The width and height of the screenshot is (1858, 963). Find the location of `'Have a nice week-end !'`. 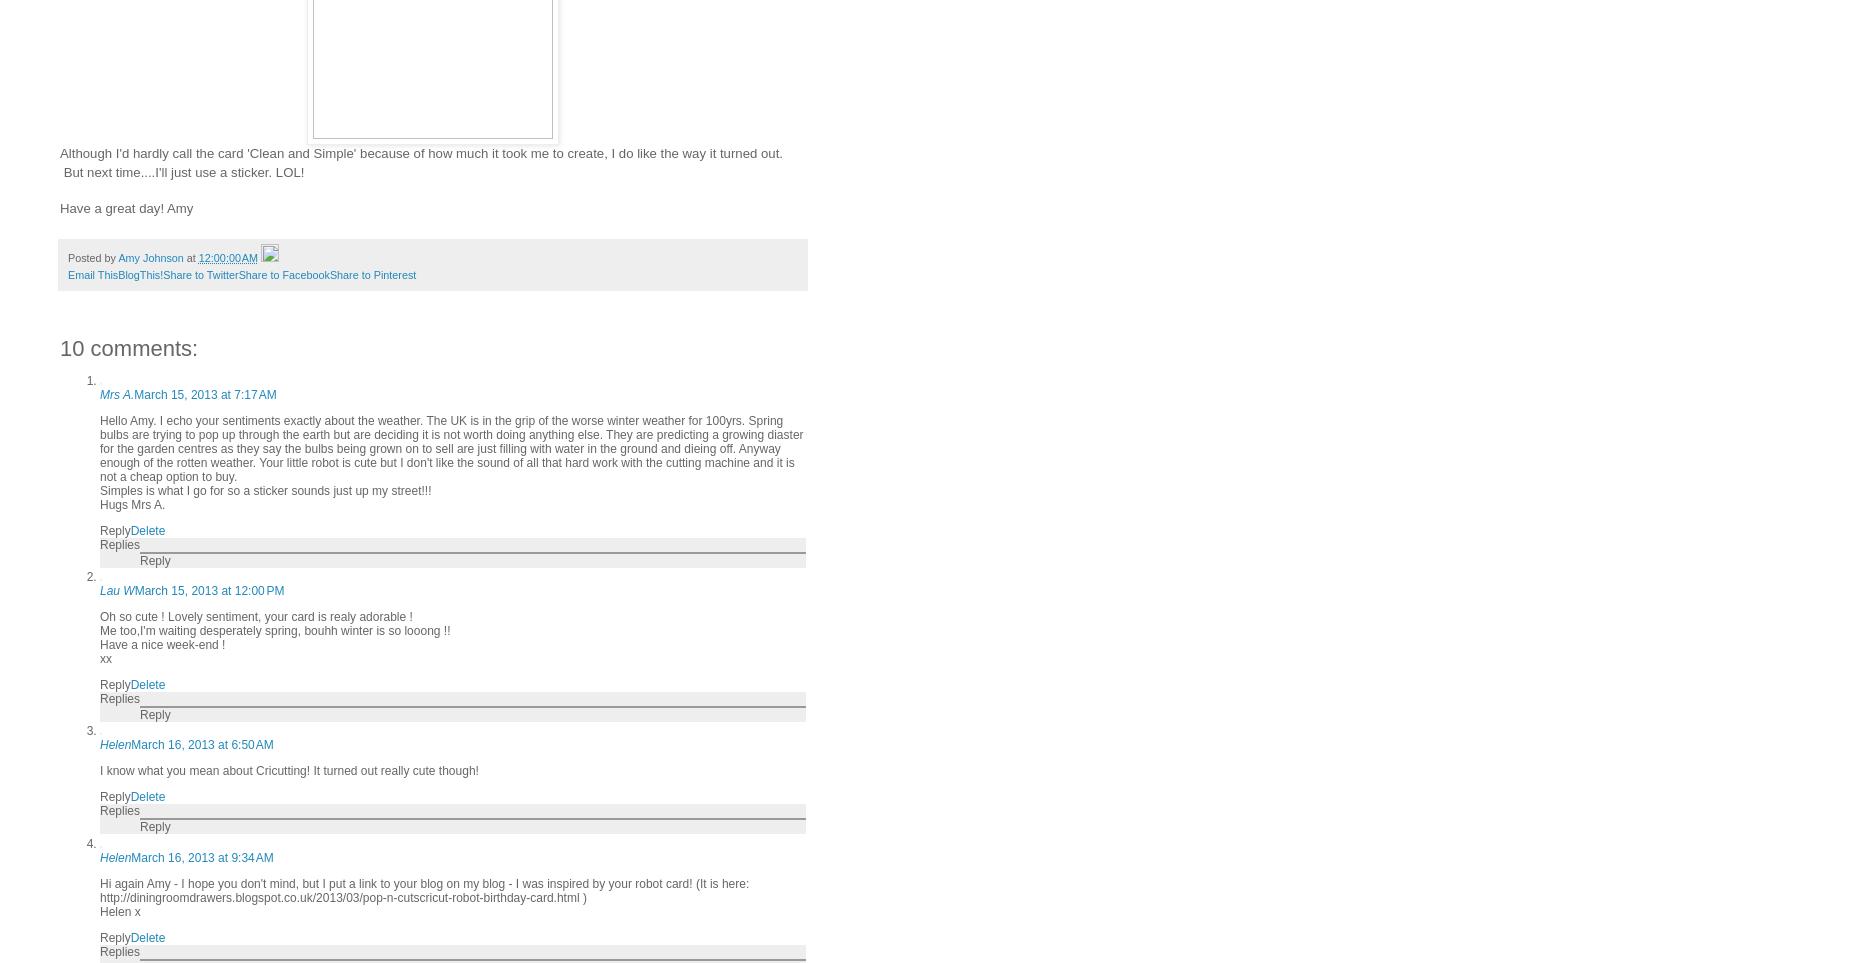

'Have a nice week-end !' is located at coordinates (162, 642).